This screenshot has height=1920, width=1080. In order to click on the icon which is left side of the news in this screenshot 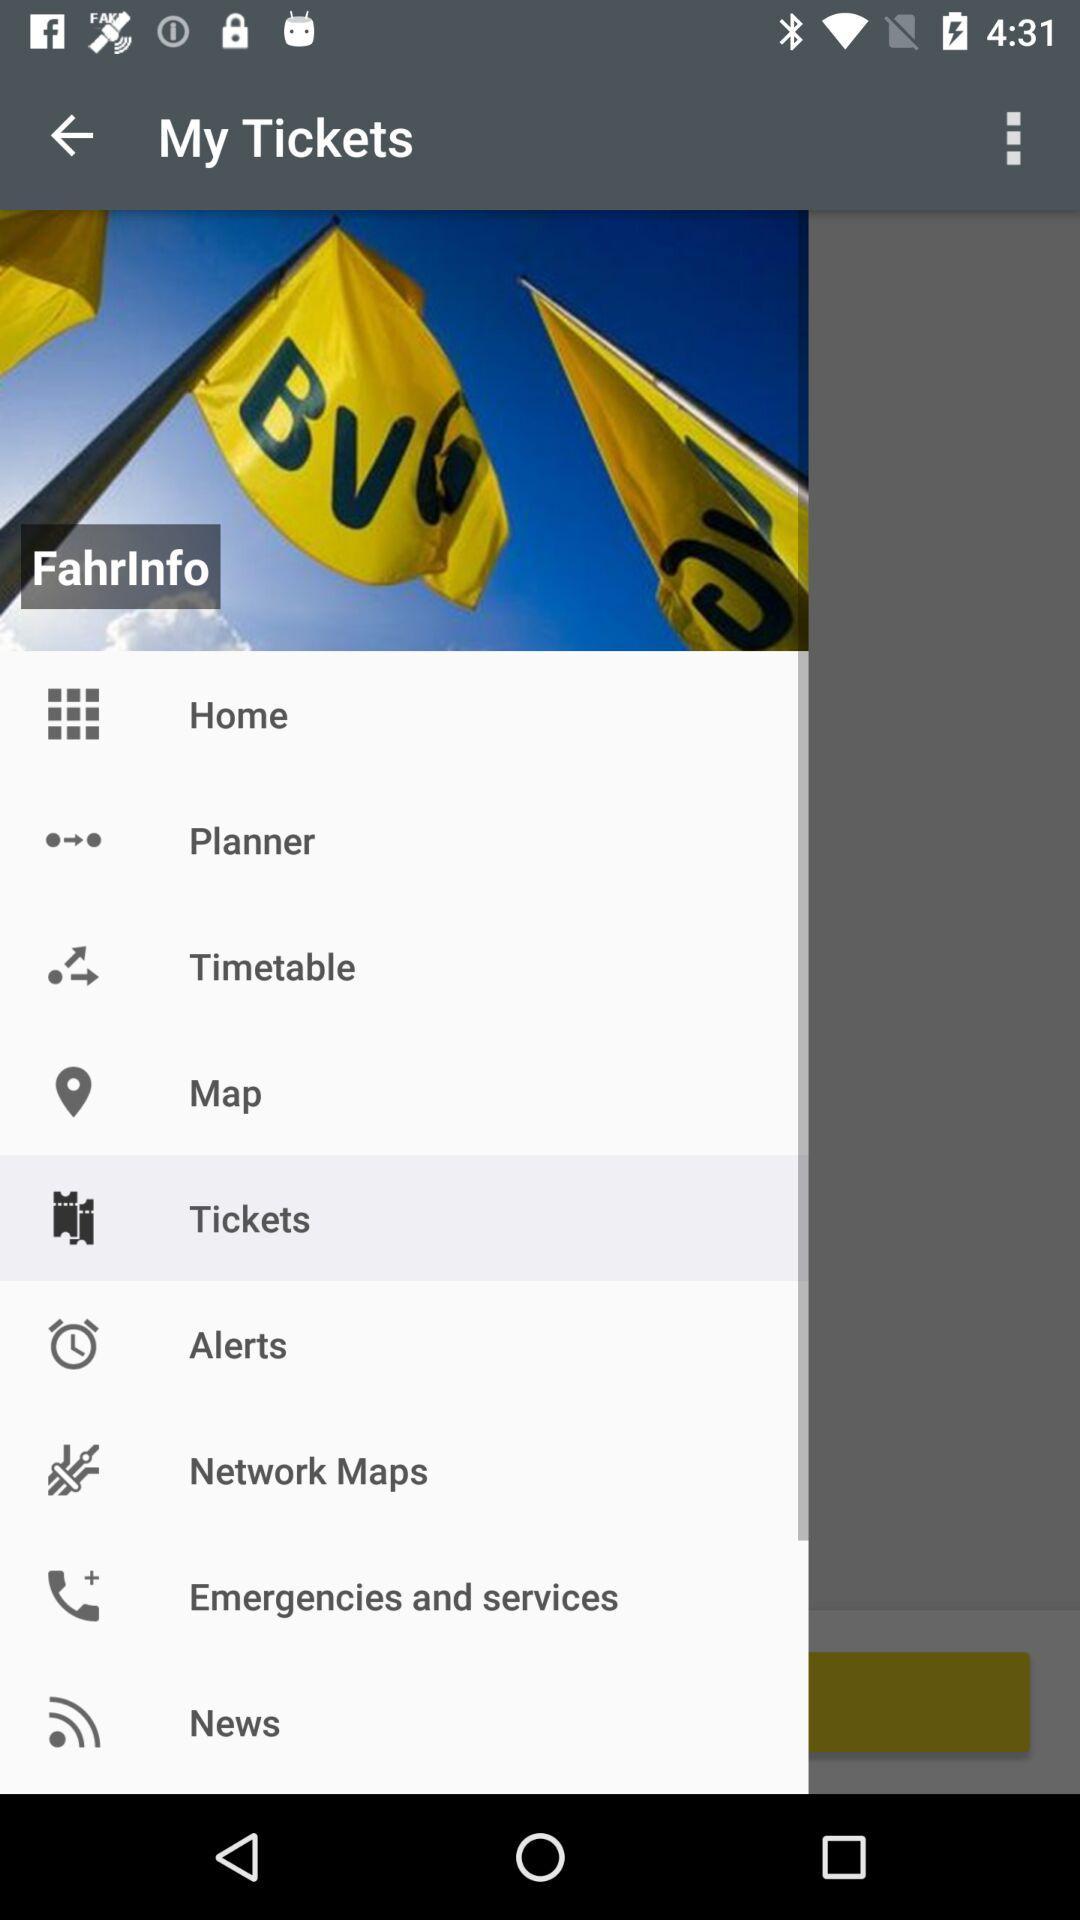, I will do `click(72, 1721)`.